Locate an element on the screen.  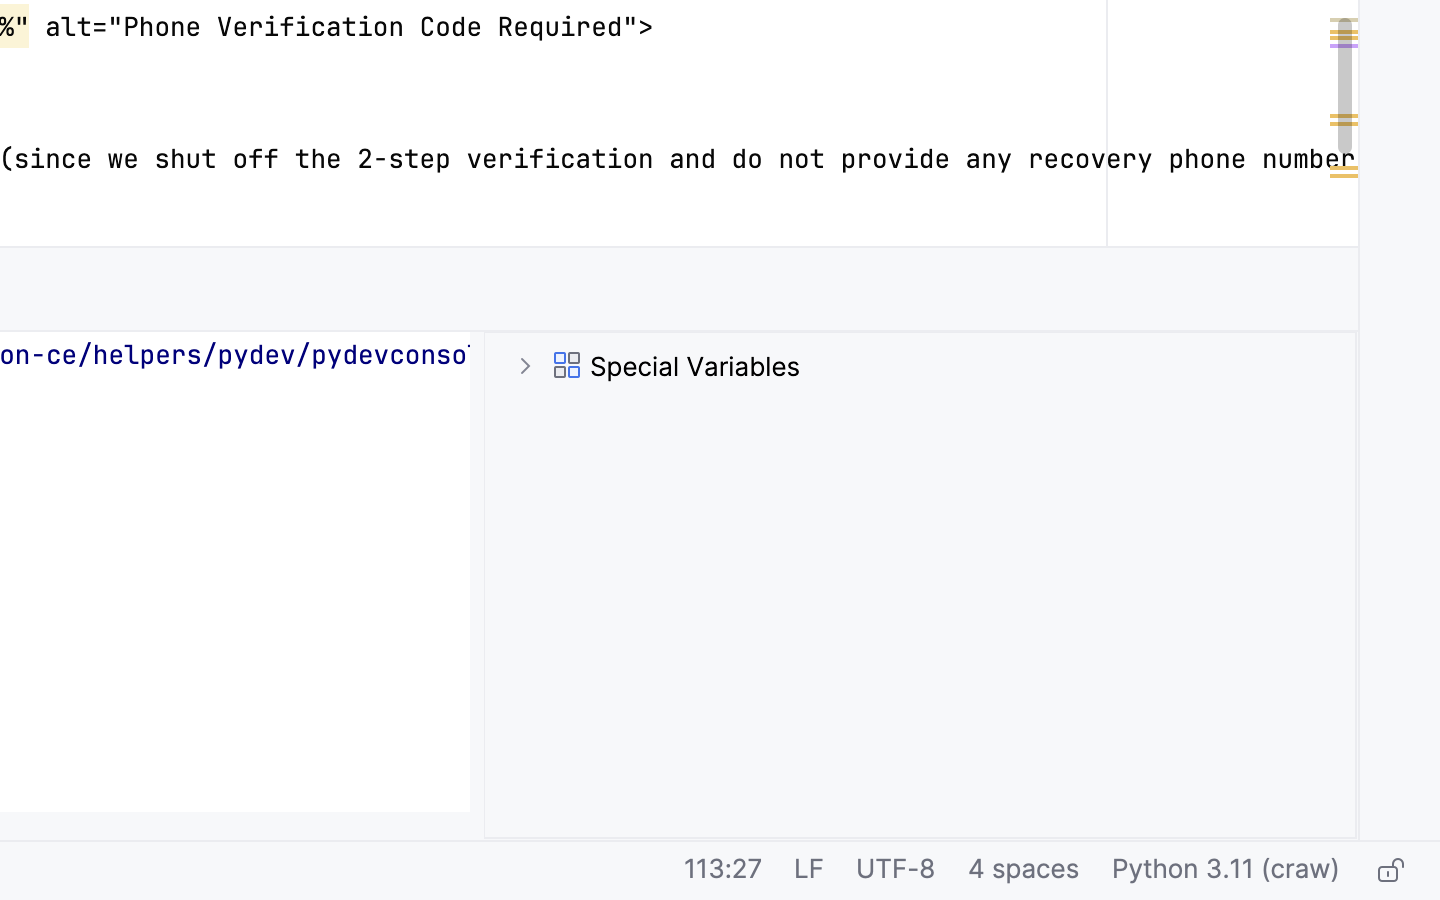
'113:27' is located at coordinates (722, 871).